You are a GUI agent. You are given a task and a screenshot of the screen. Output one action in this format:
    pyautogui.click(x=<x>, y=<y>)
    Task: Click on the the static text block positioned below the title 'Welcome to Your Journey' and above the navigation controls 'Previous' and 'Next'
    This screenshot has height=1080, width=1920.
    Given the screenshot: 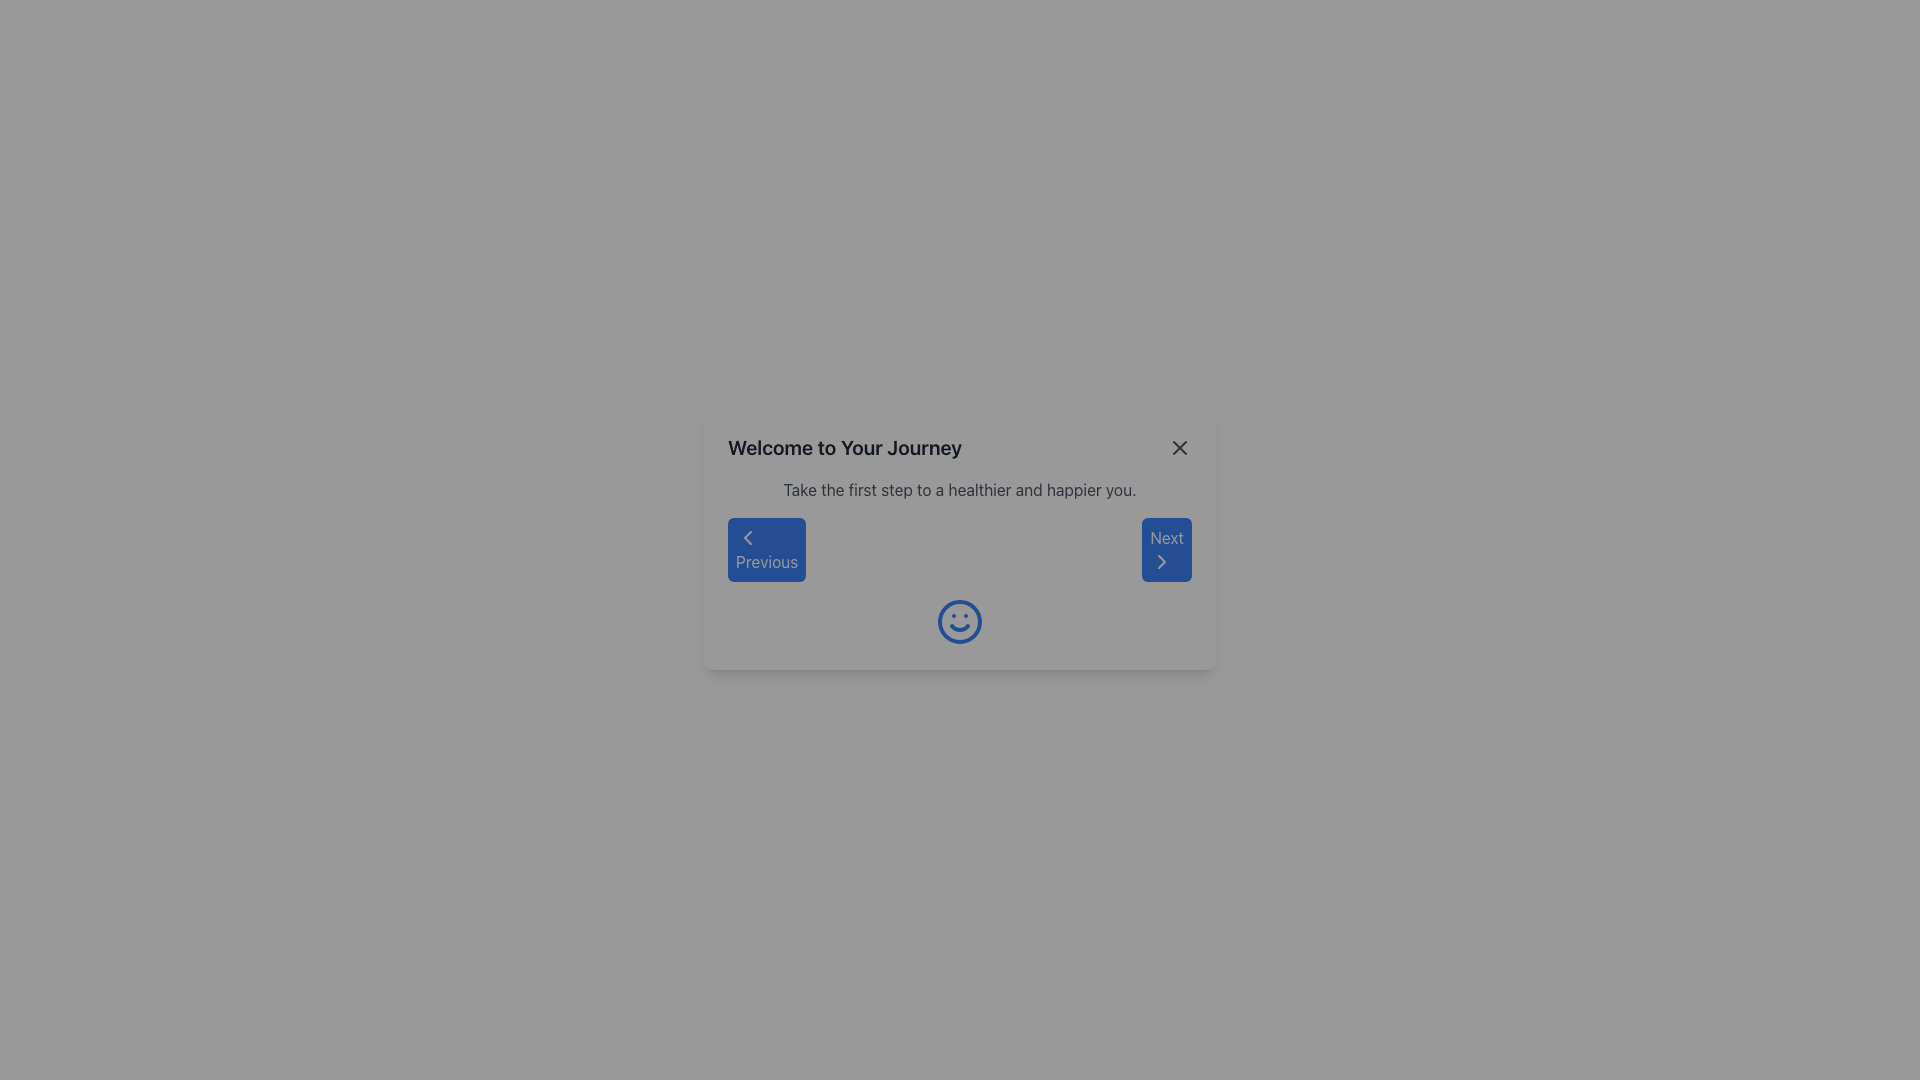 What is the action you would take?
    pyautogui.click(x=960, y=489)
    